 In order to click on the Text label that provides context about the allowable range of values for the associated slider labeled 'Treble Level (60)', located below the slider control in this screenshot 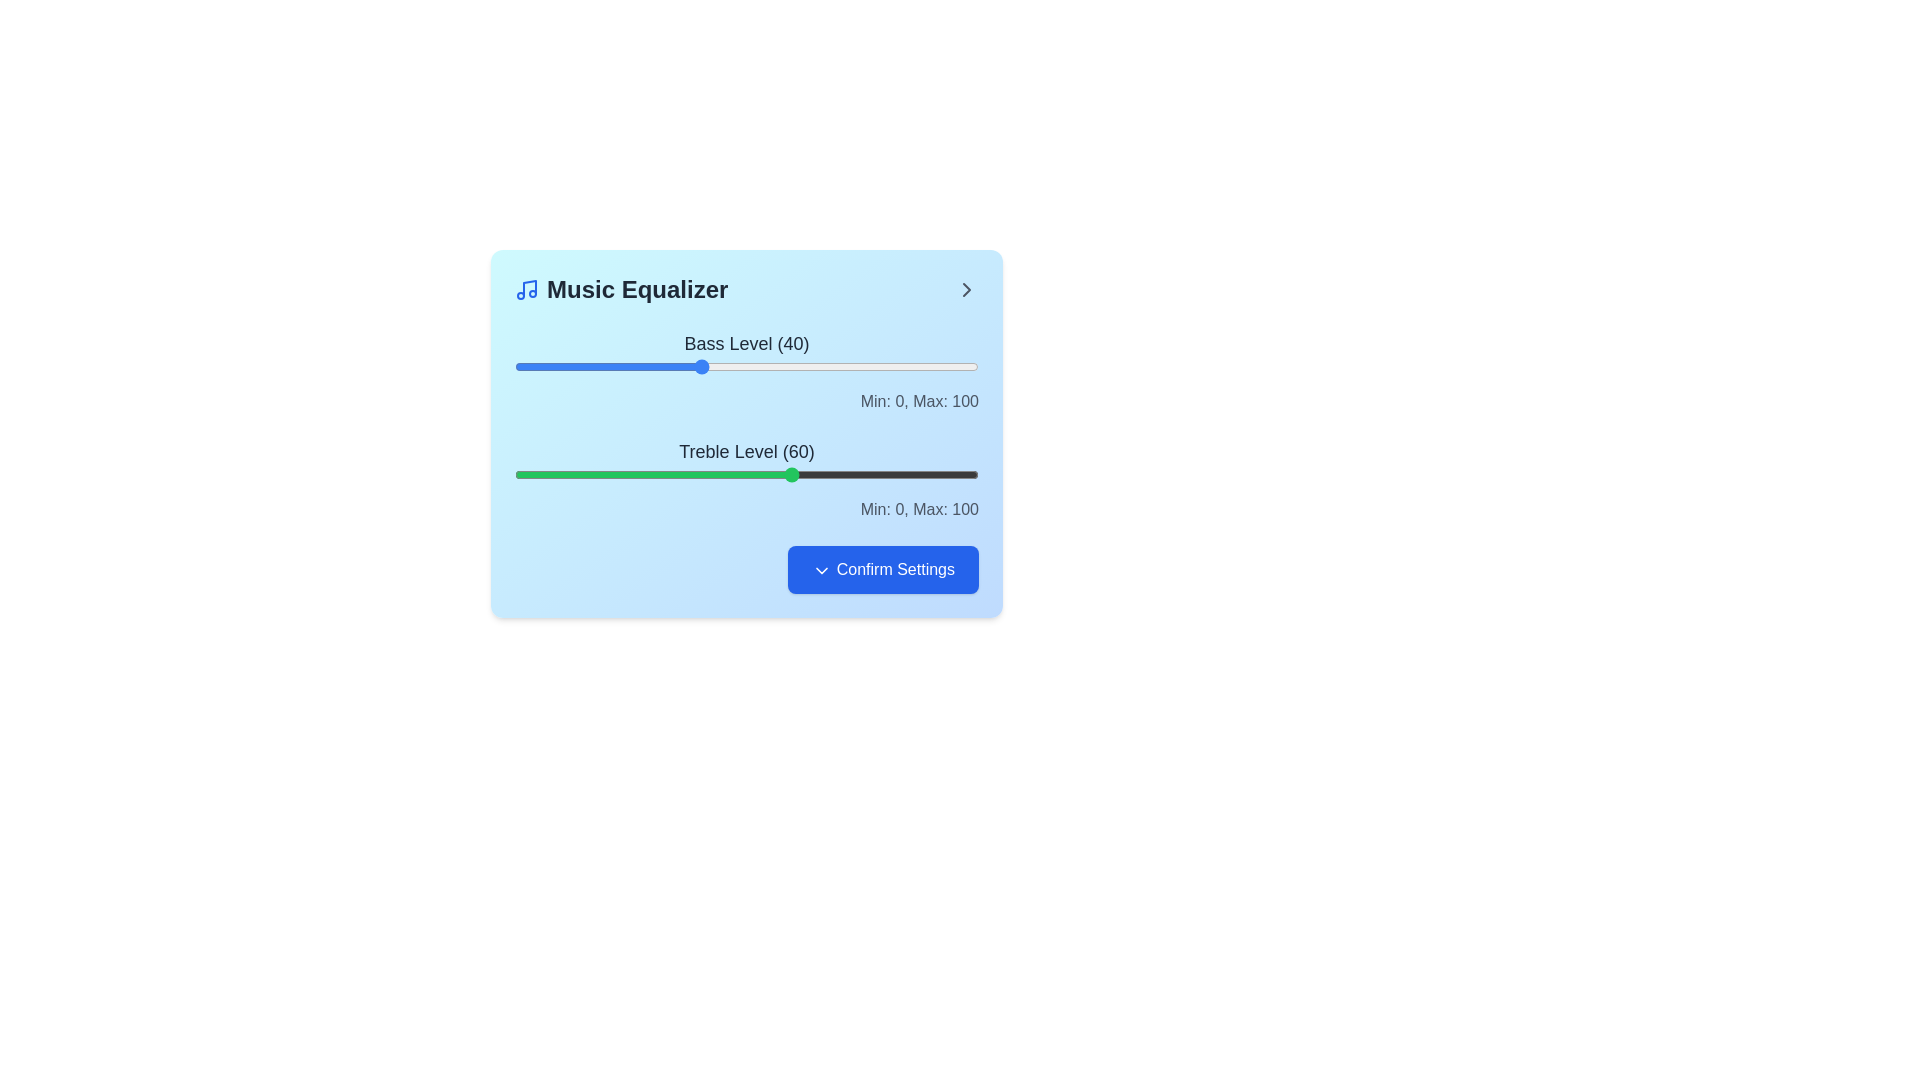, I will do `click(746, 508)`.